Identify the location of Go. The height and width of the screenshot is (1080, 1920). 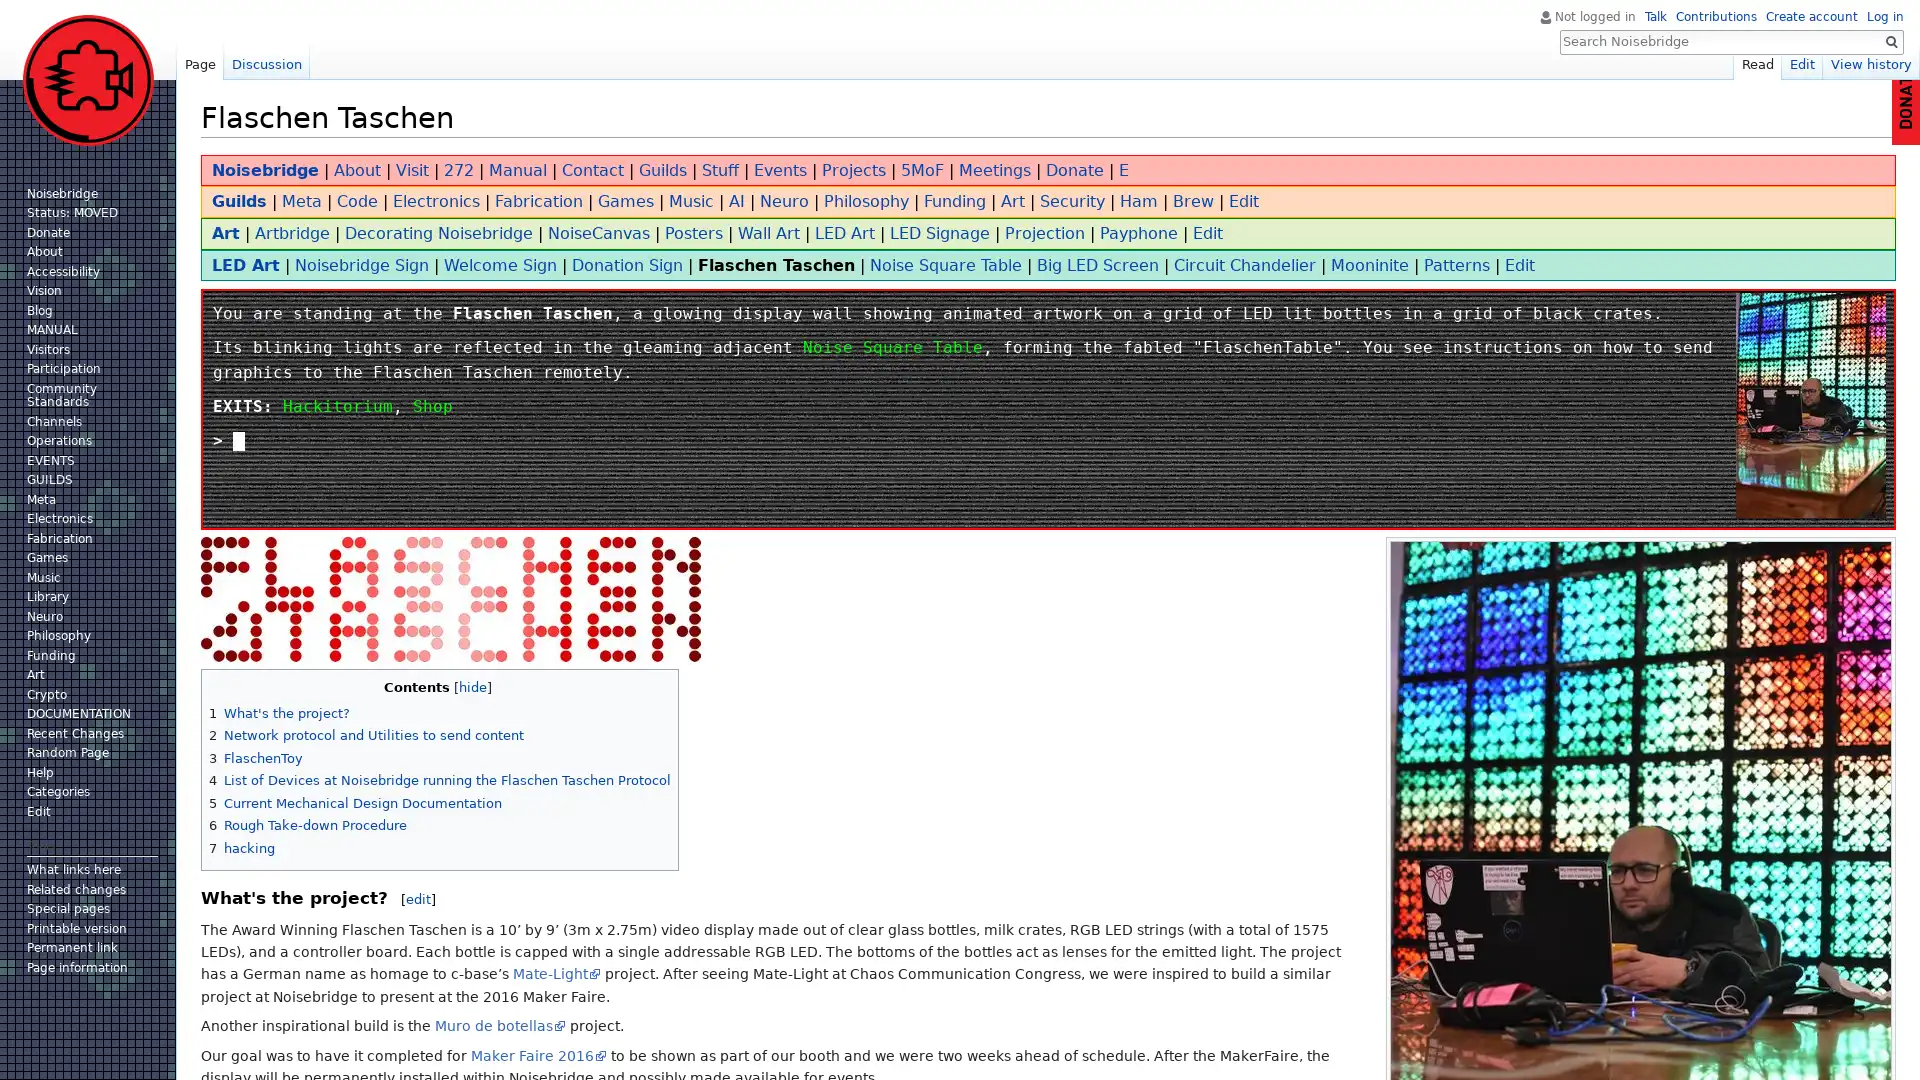
(1890, 42).